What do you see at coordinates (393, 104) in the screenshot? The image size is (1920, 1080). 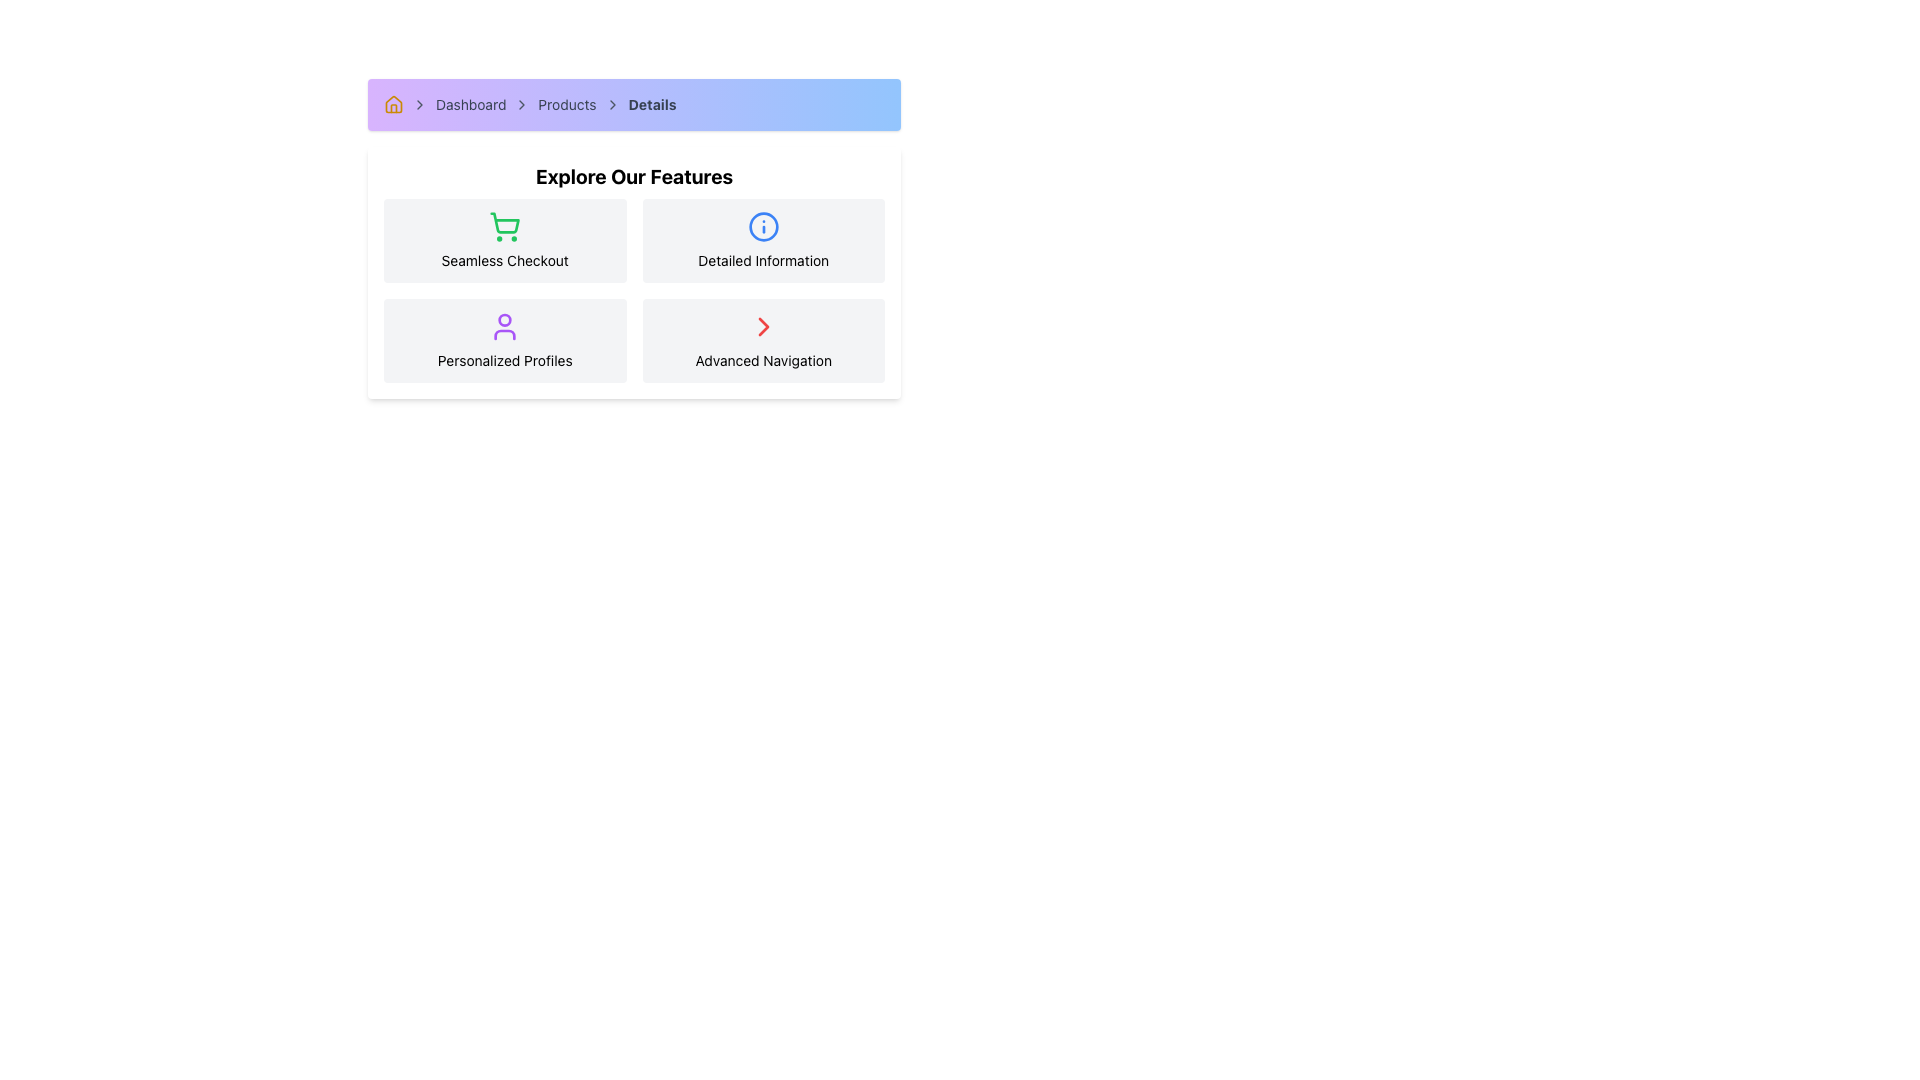 I see `the breadcrumb navigation icon that serves as a link to the homepage, positioned to the left of the 'Dashboard' label` at bounding box center [393, 104].